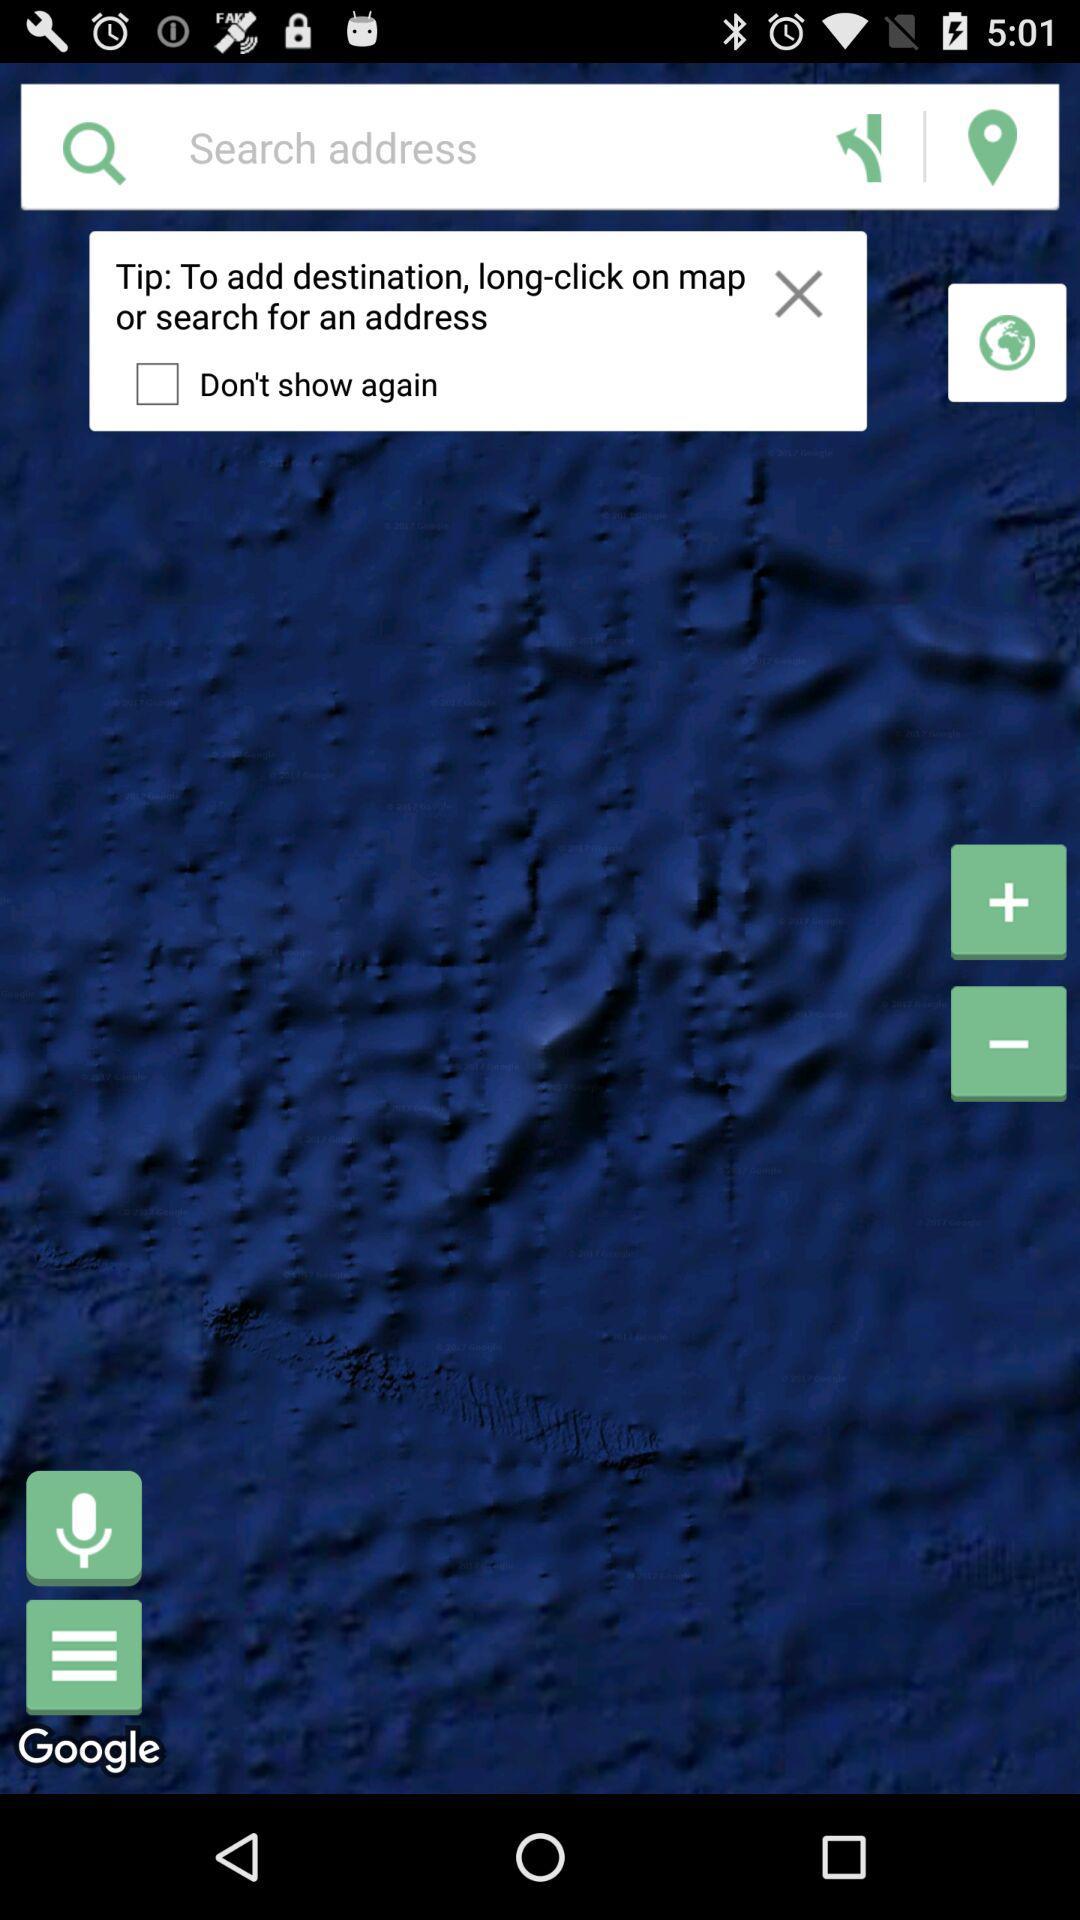  Describe the element at coordinates (857, 155) in the screenshot. I see `the reply icon` at that location.